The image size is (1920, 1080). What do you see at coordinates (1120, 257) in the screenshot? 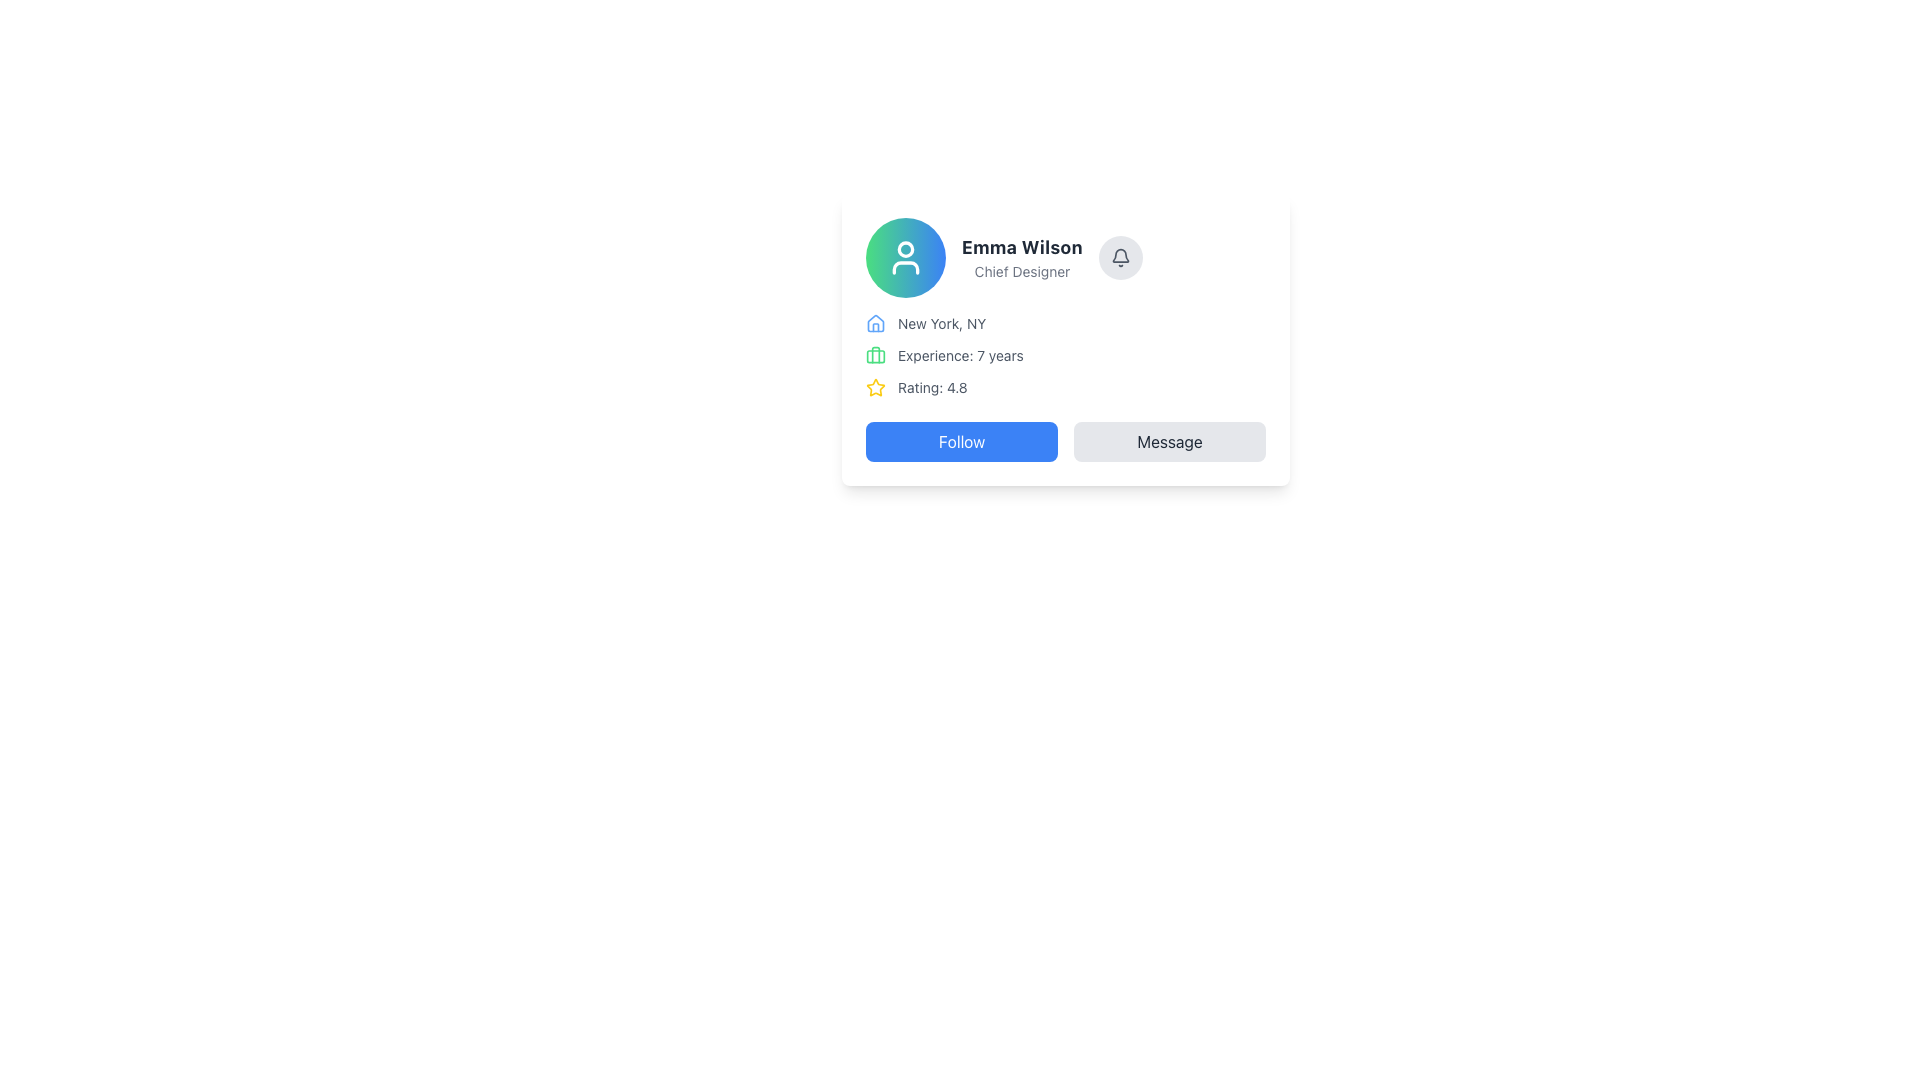
I see `the bell-shaped icon located at the top-right corner of the user's profile card` at bounding box center [1120, 257].